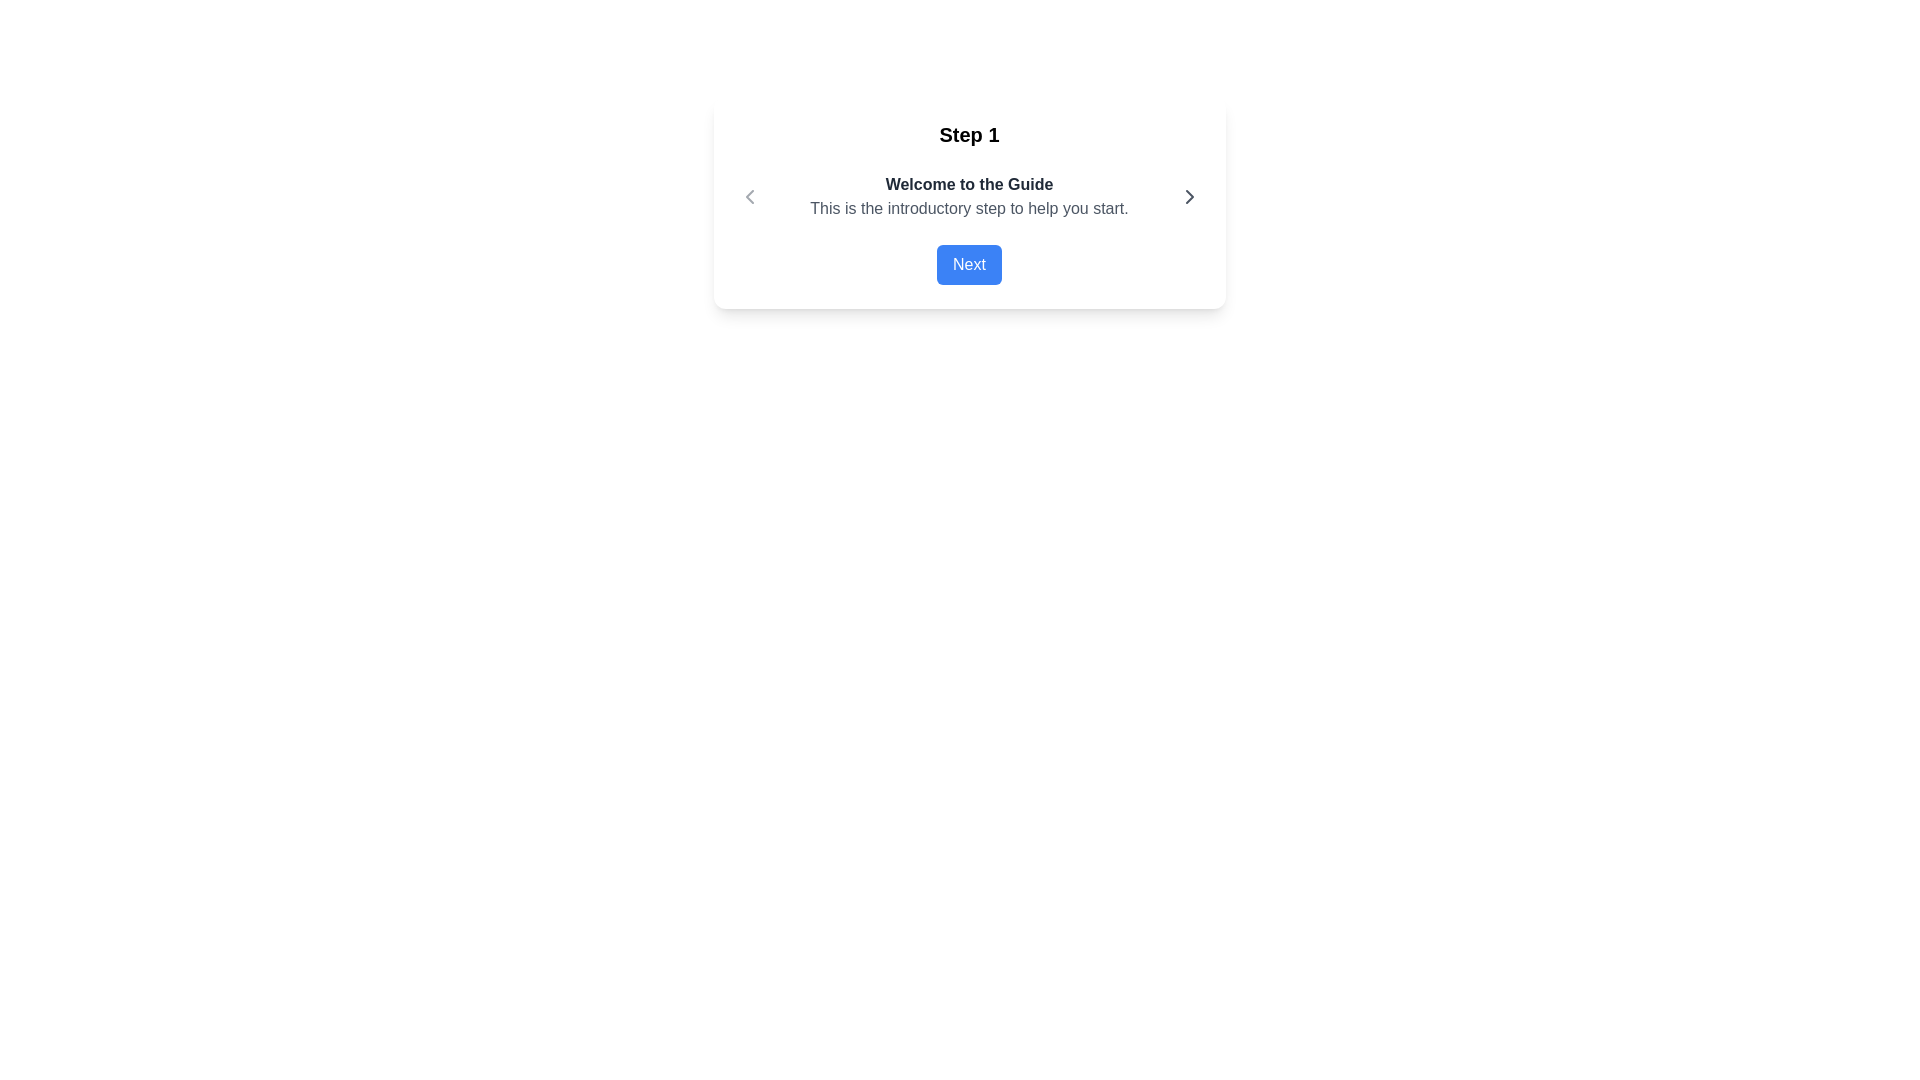 Image resolution: width=1920 pixels, height=1080 pixels. What do you see at coordinates (748, 196) in the screenshot?
I see `the left-facing chevron icon within the navigation header to change its color` at bounding box center [748, 196].